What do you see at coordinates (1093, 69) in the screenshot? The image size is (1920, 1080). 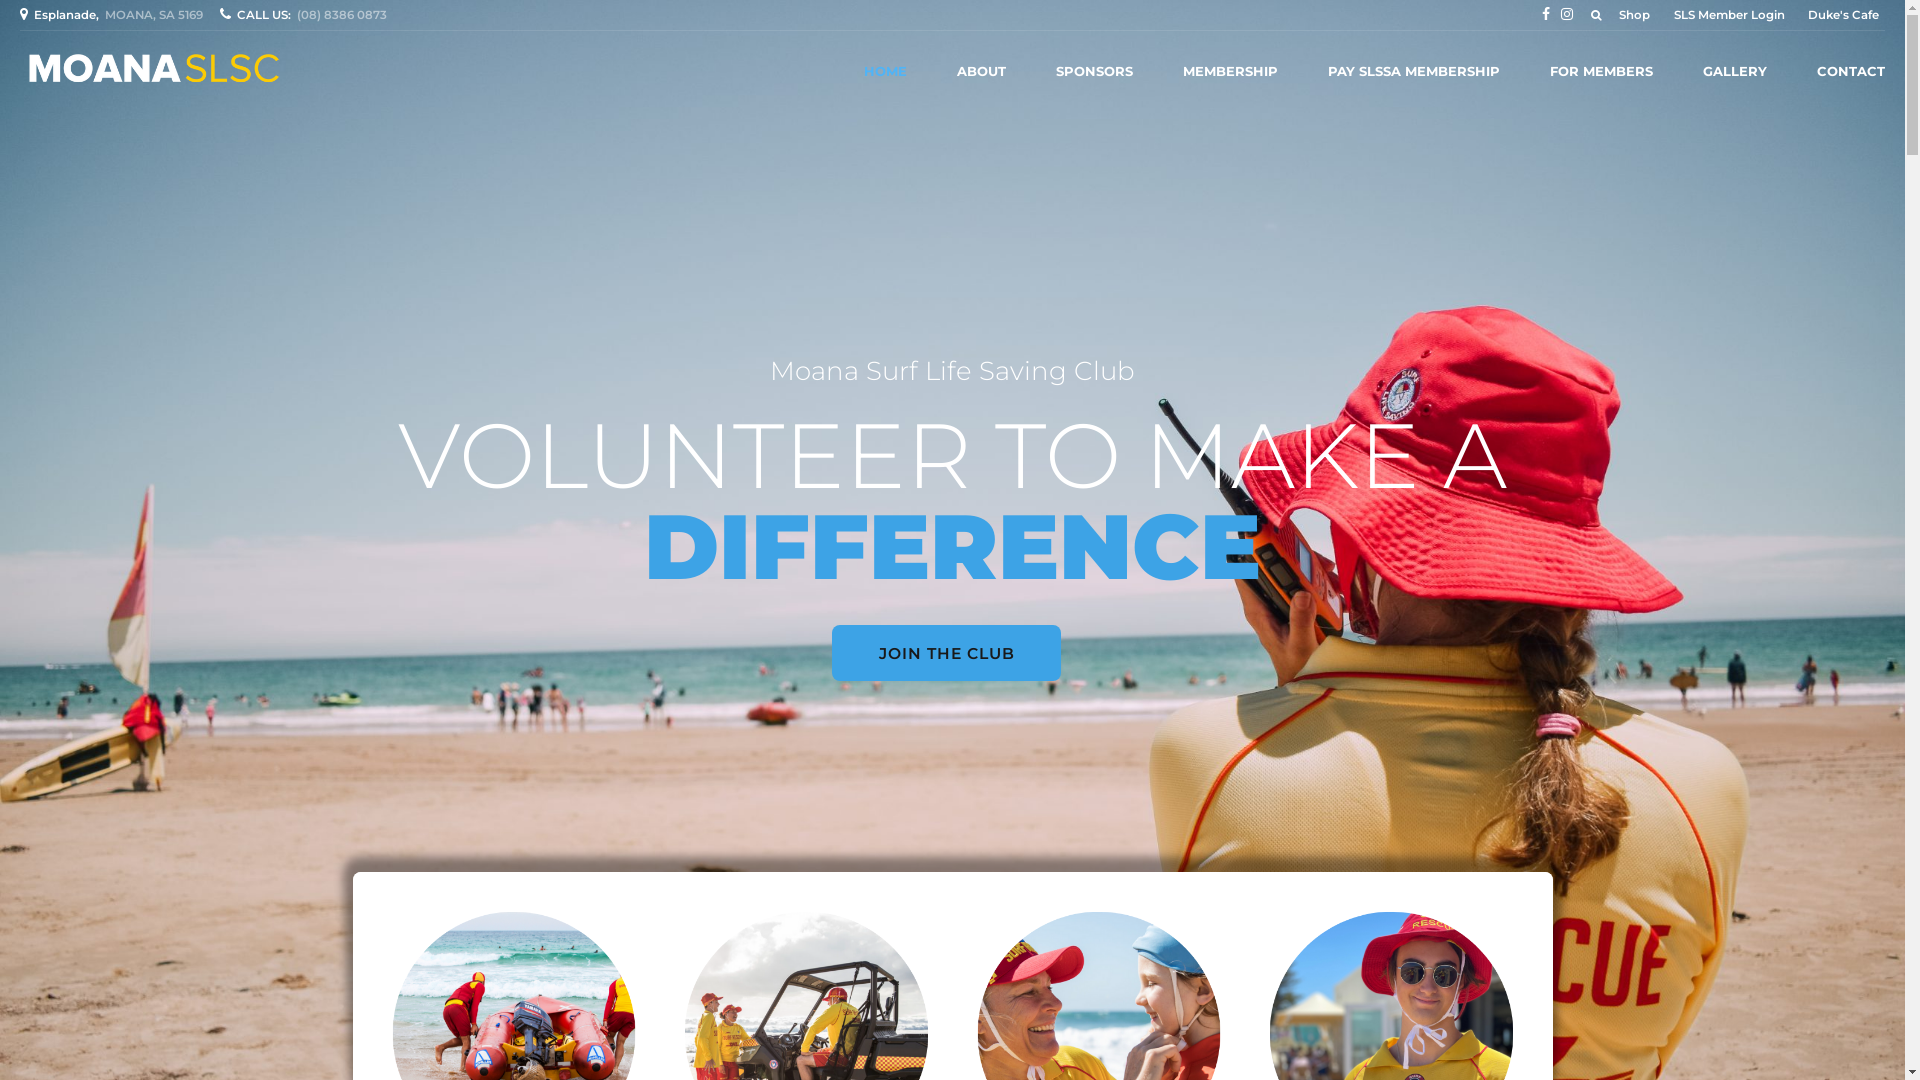 I see `'SPONSORS'` at bounding box center [1093, 69].